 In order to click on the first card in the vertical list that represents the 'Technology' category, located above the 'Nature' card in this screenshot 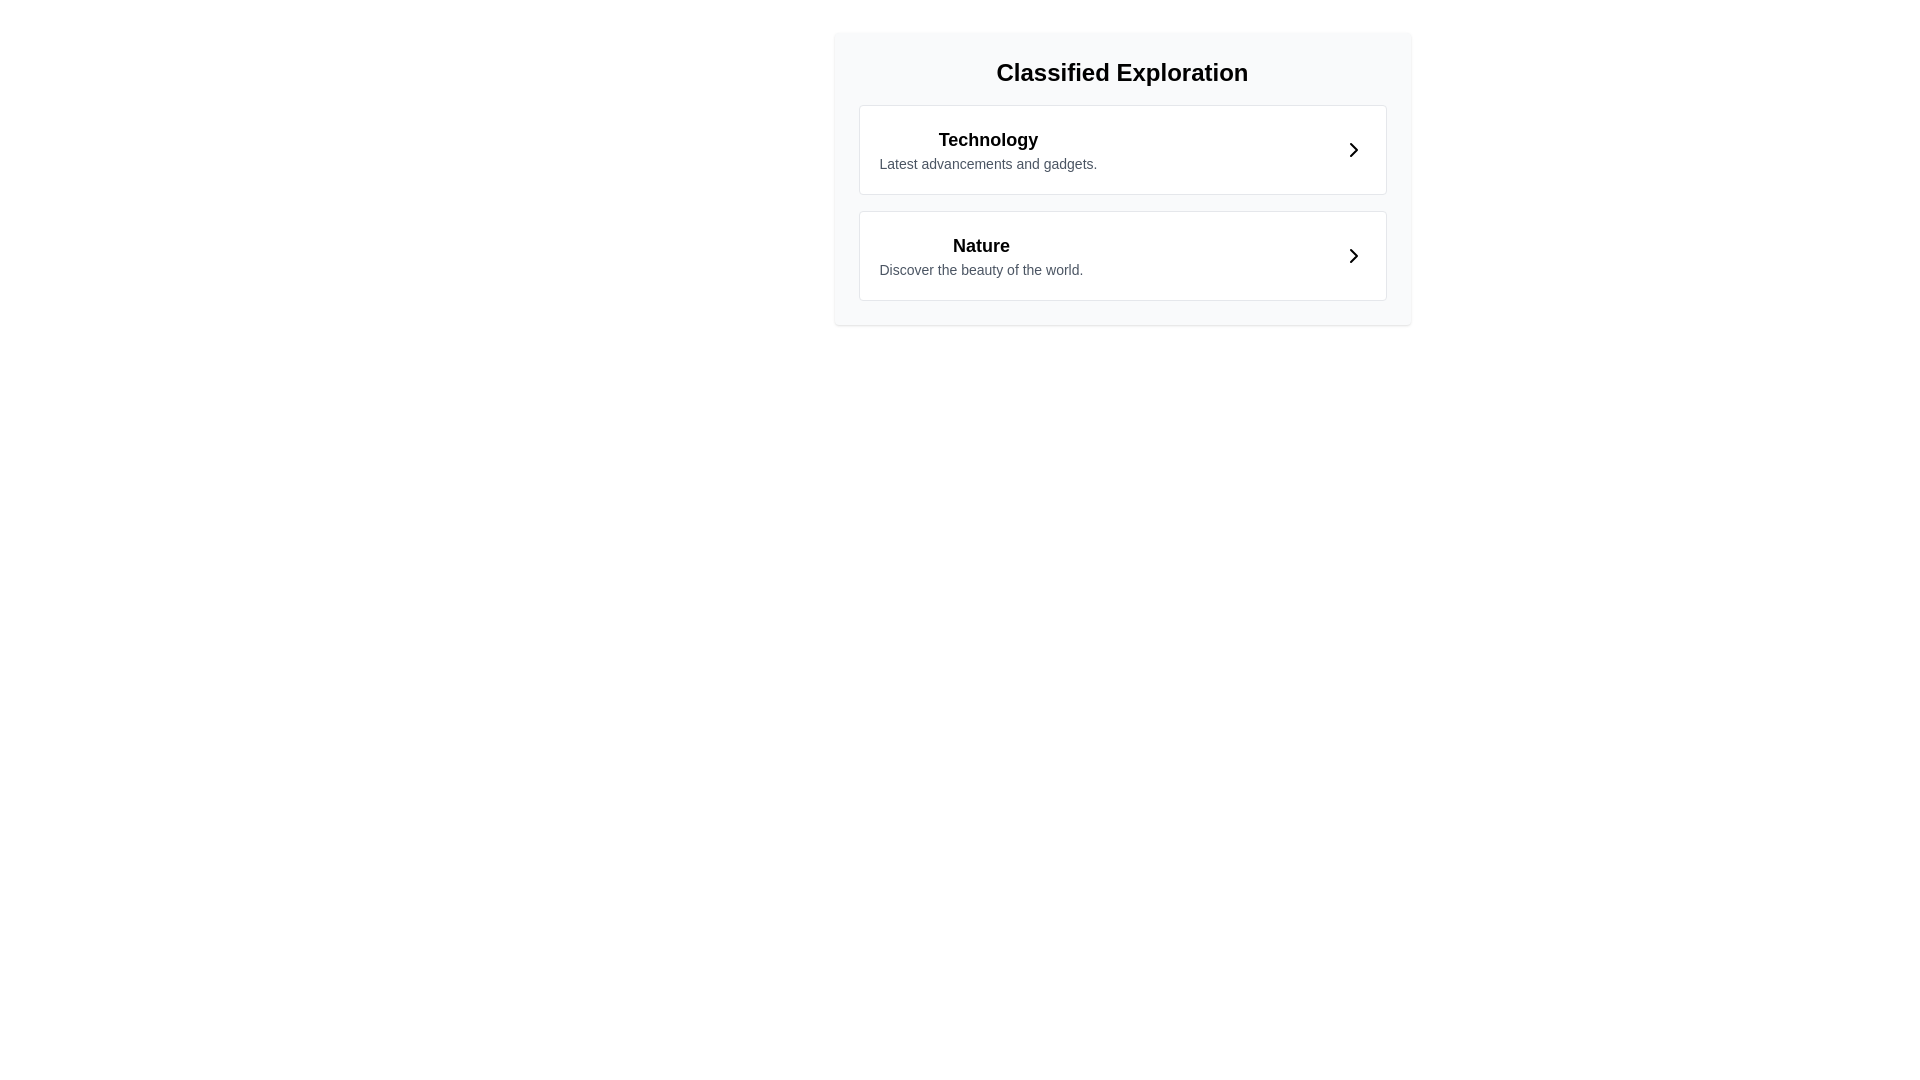, I will do `click(1122, 149)`.